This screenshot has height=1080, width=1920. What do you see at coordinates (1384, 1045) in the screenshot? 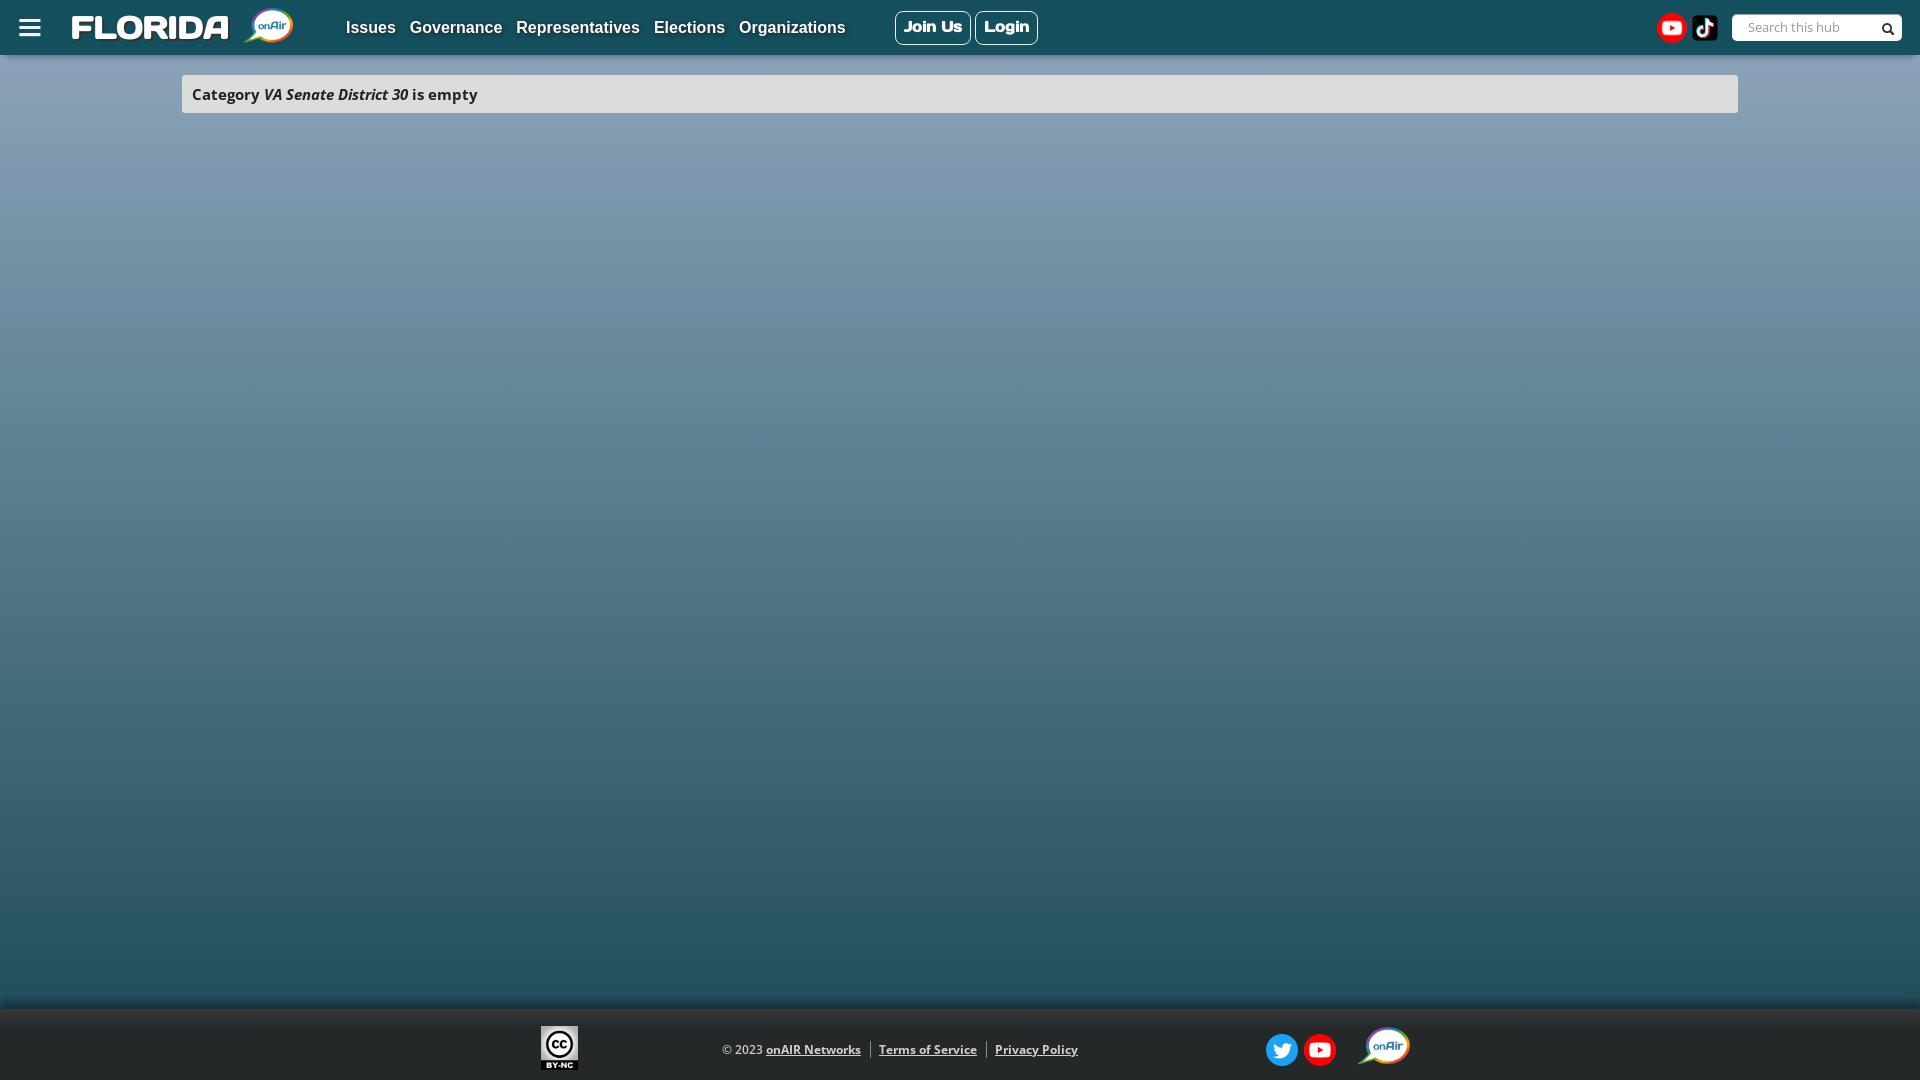
I see `'onAIR Icon [external resource]'` at bounding box center [1384, 1045].